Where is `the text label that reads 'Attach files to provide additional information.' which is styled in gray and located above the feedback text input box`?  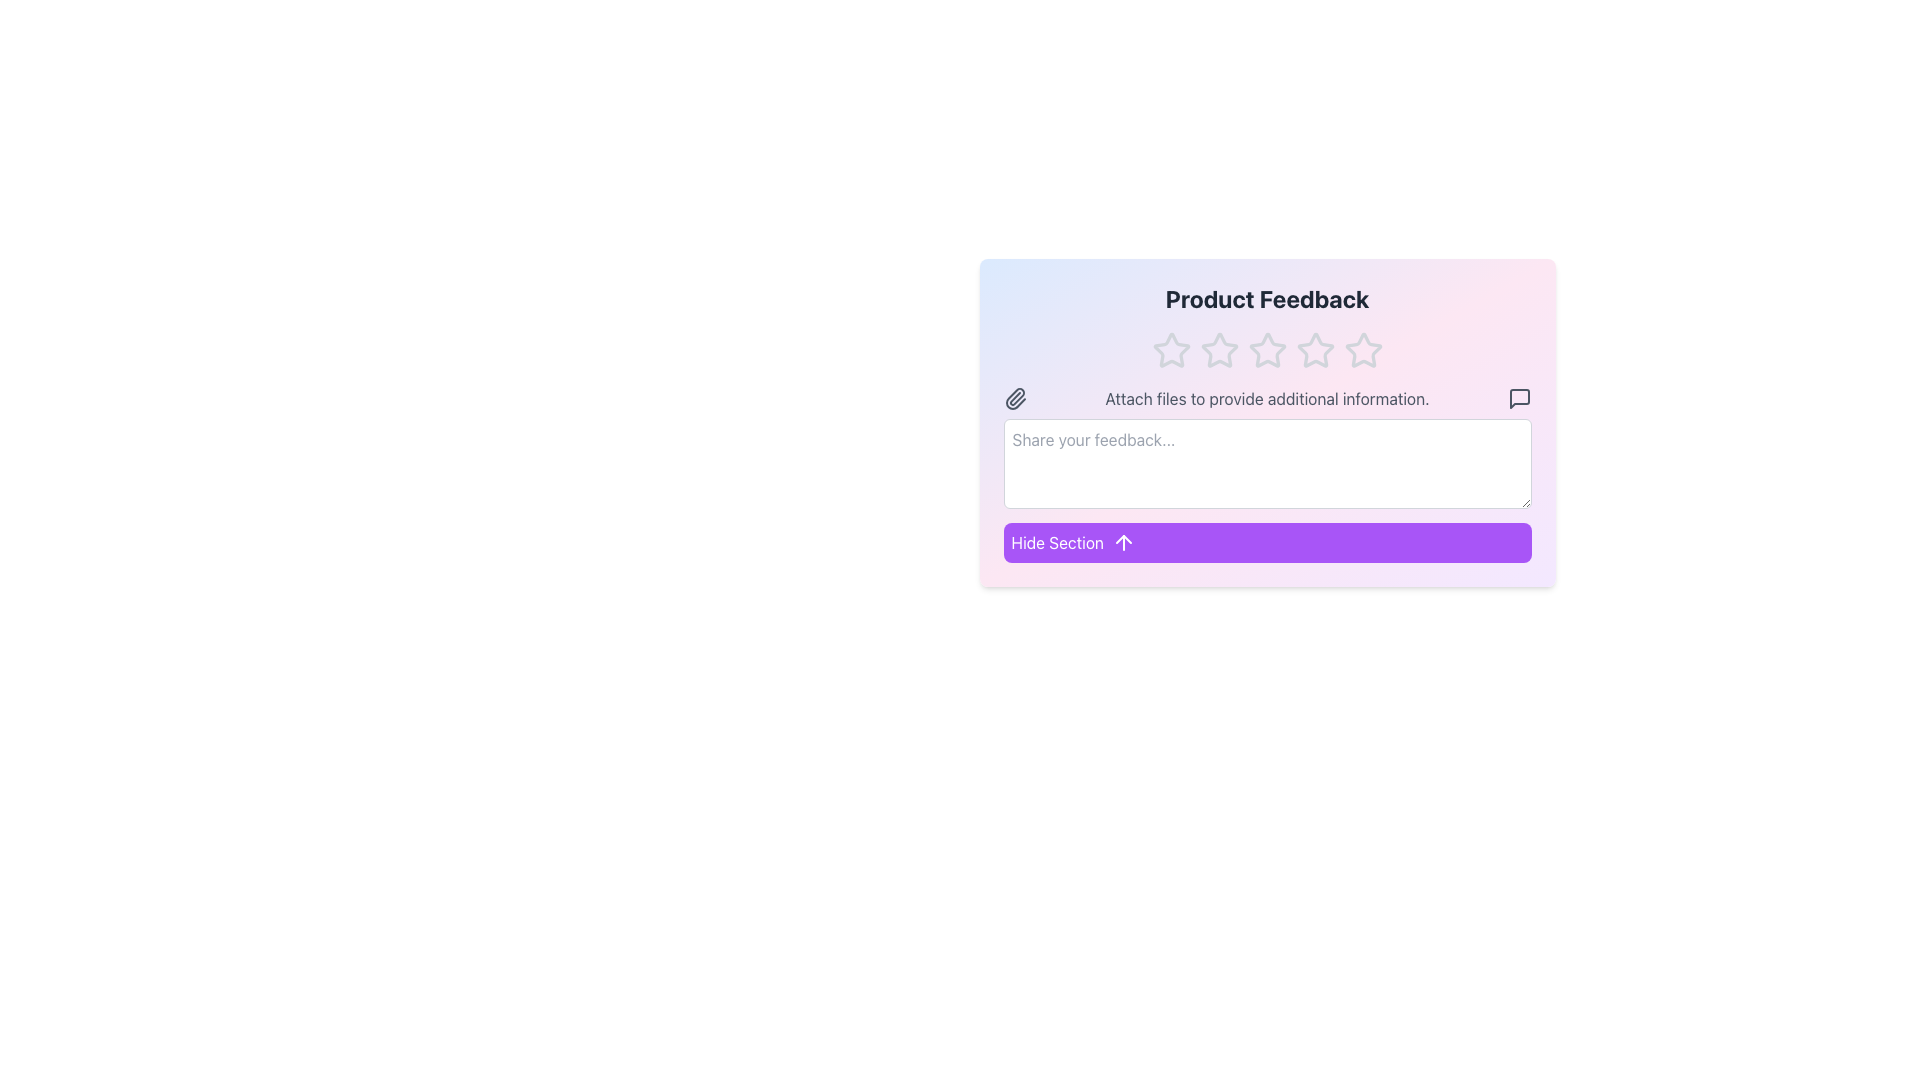
the text label that reads 'Attach files to provide additional information.' which is styled in gray and located above the feedback text input box is located at coordinates (1266, 398).